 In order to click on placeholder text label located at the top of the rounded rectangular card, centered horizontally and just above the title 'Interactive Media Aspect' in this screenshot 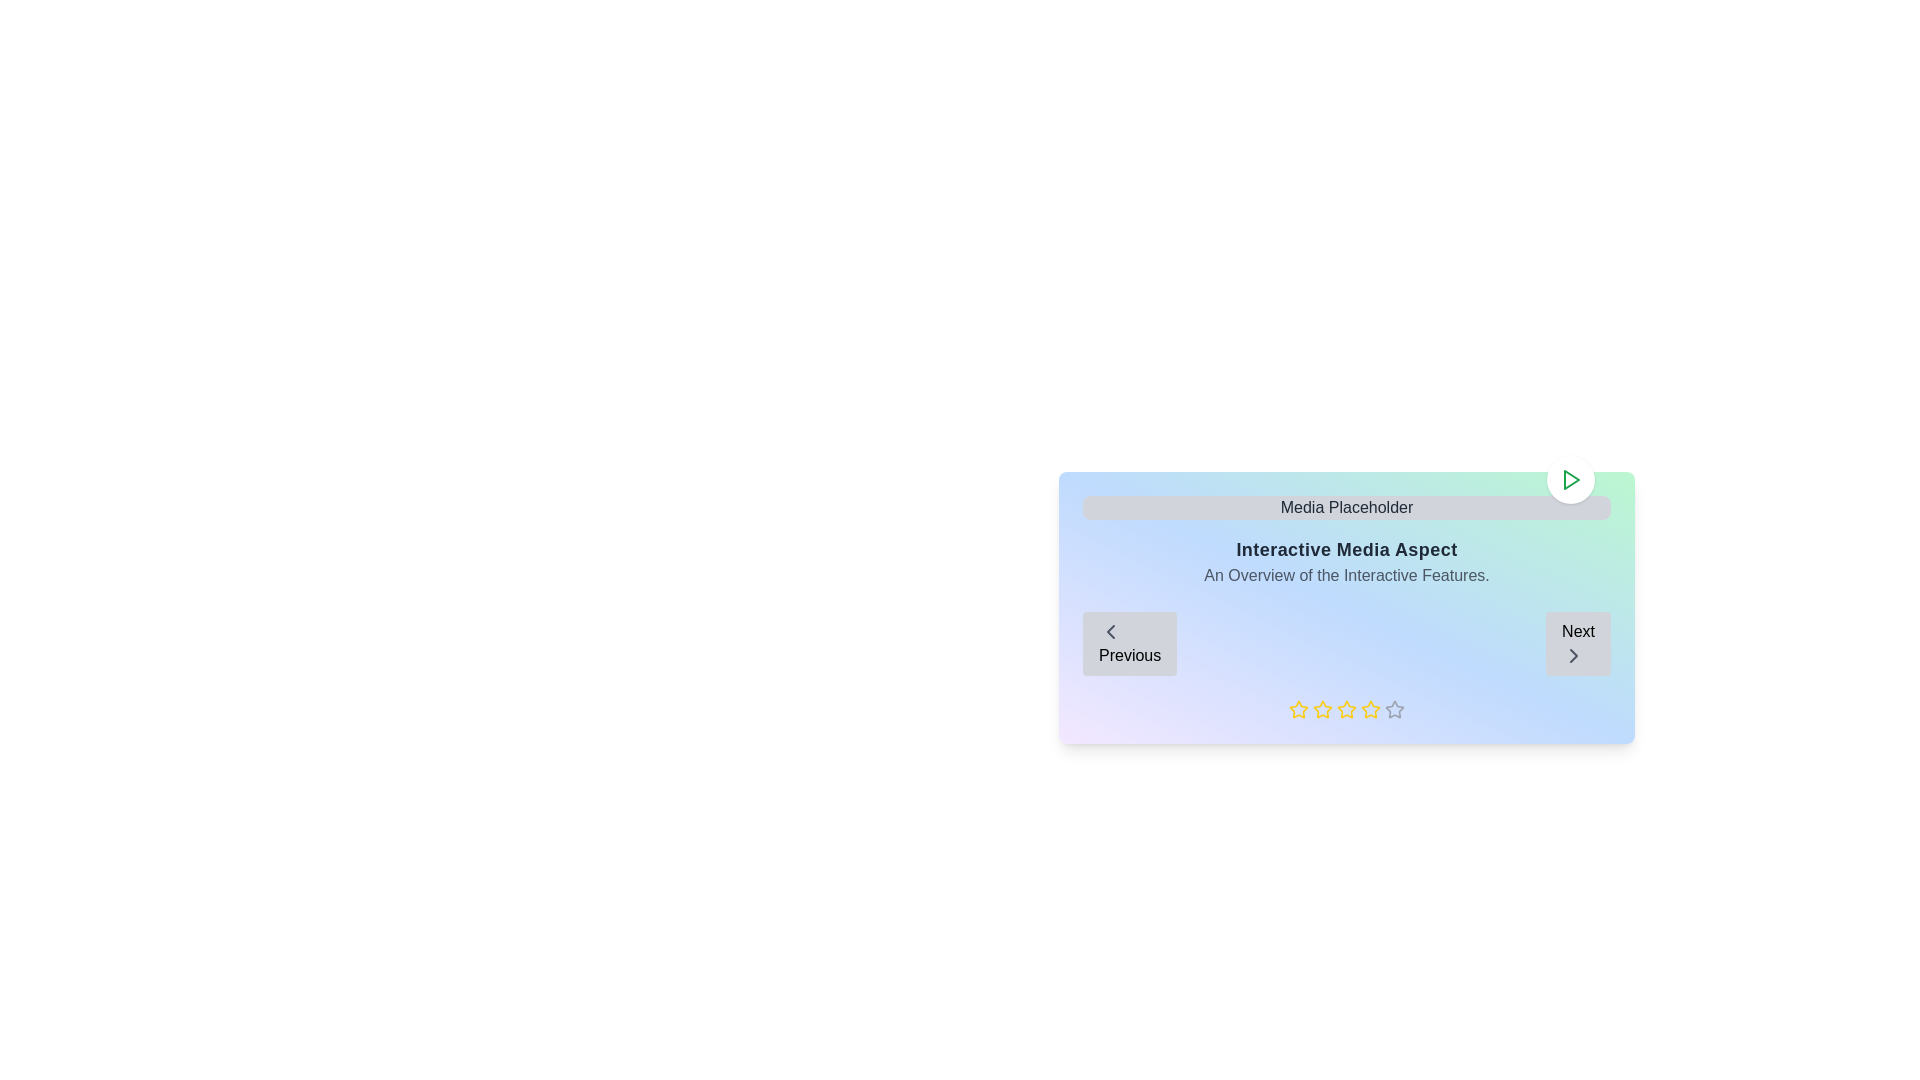, I will do `click(1347, 507)`.